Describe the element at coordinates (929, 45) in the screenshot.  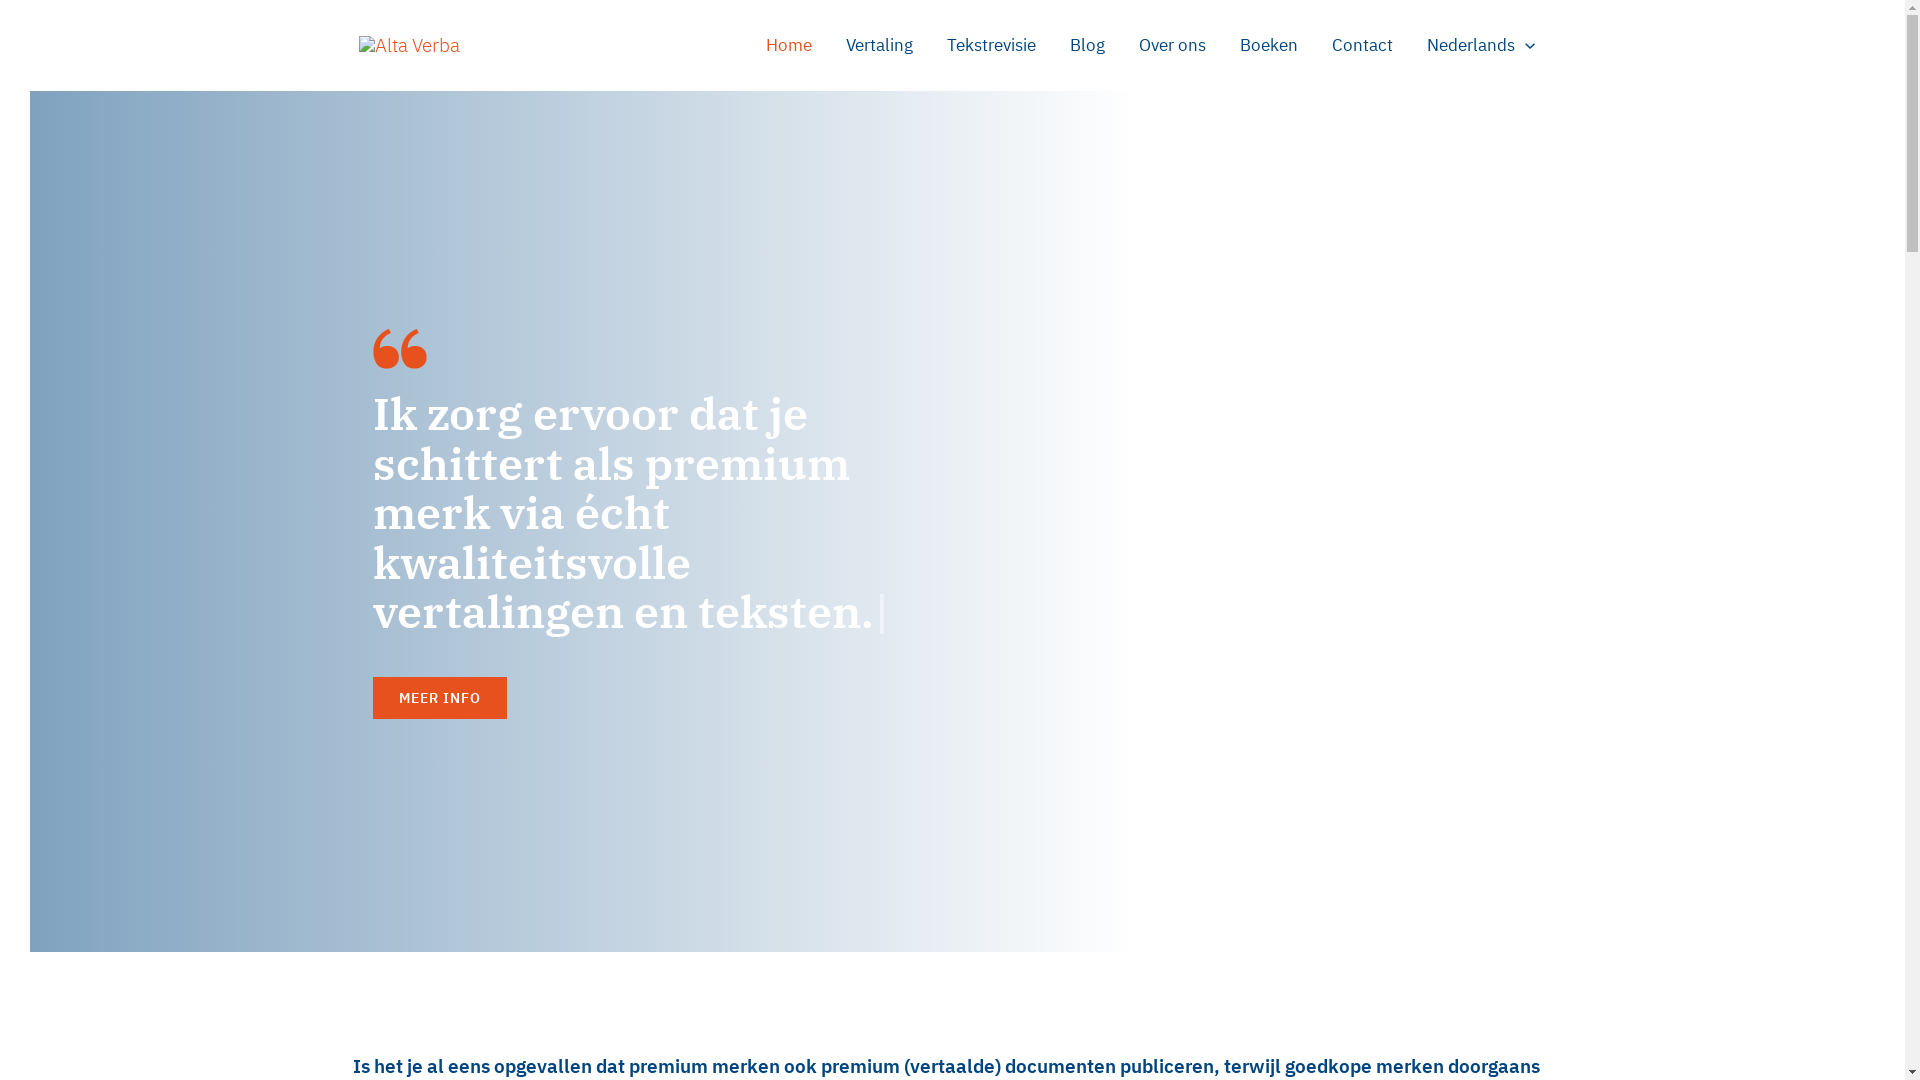
I see `'Tekstrevisie'` at that location.